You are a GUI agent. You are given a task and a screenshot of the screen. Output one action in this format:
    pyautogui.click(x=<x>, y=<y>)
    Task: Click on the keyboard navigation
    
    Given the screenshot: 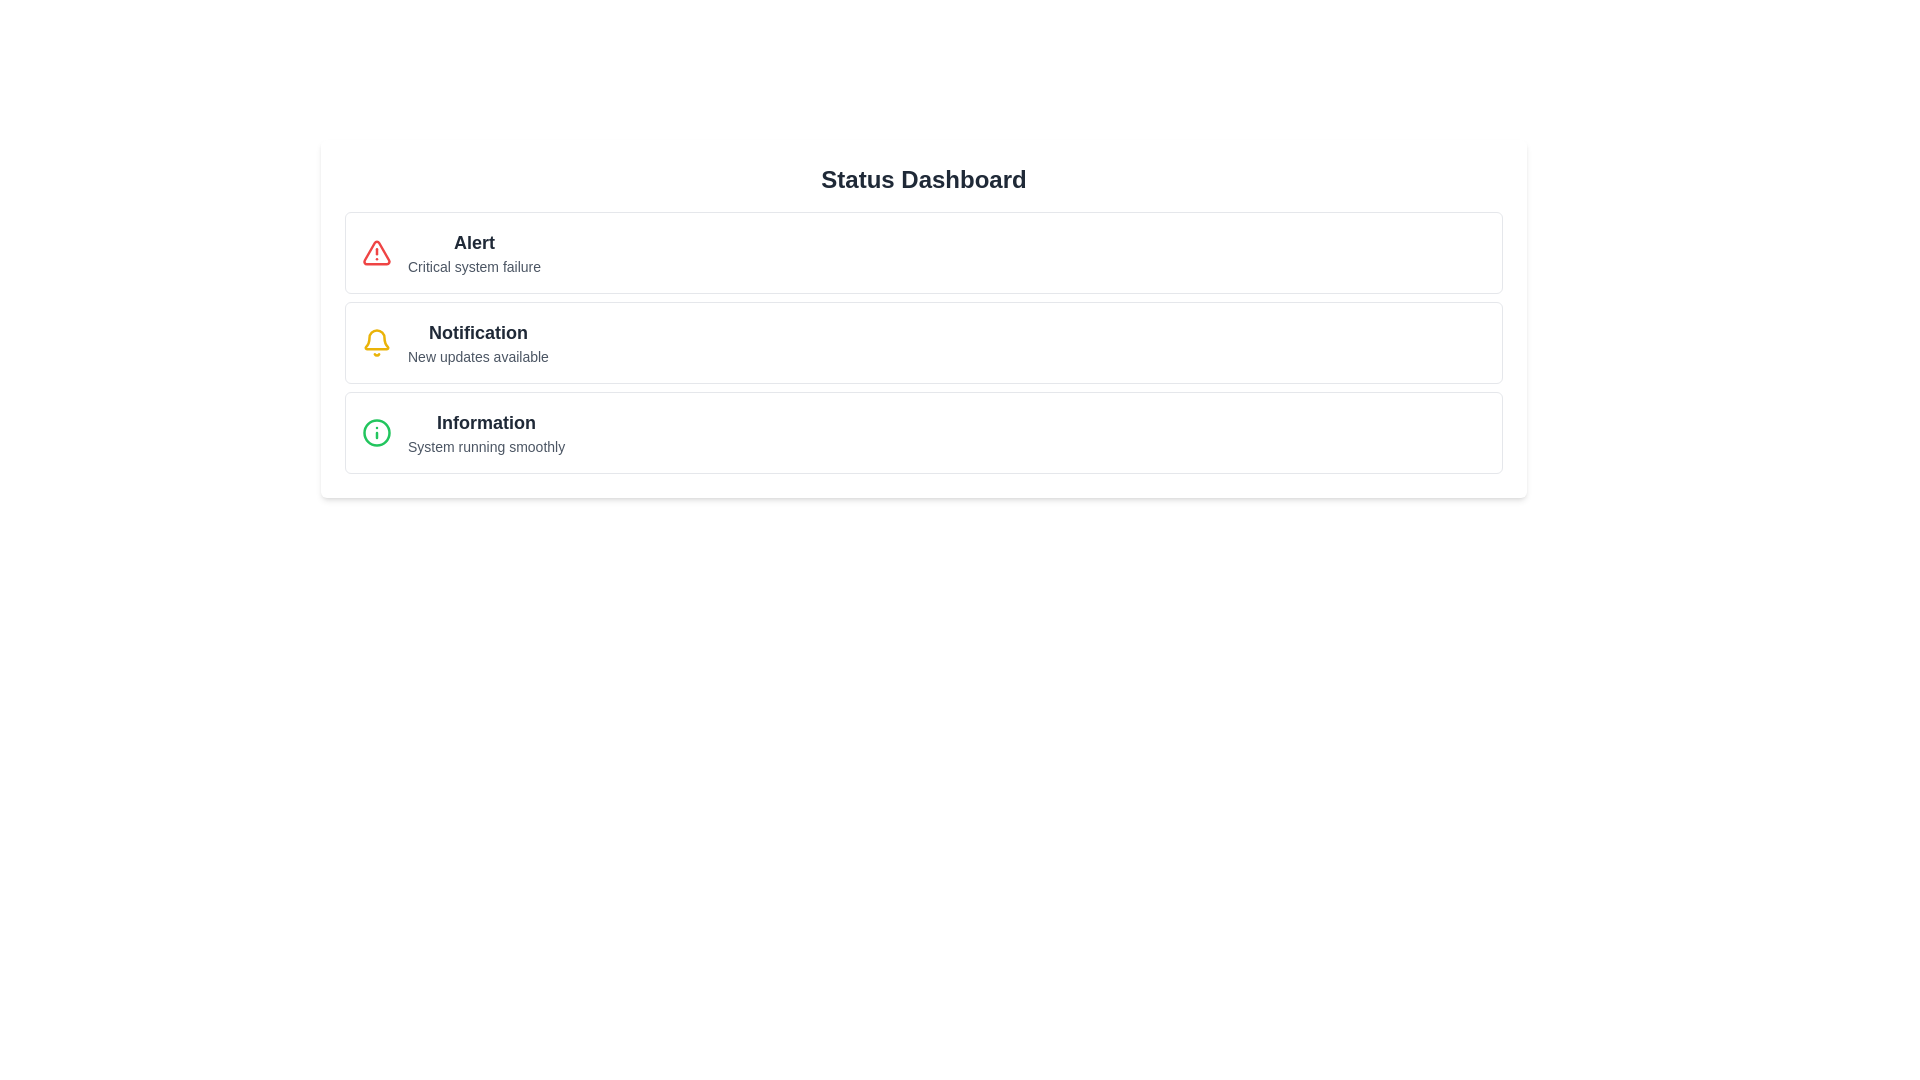 What is the action you would take?
    pyautogui.click(x=486, y=422)
    